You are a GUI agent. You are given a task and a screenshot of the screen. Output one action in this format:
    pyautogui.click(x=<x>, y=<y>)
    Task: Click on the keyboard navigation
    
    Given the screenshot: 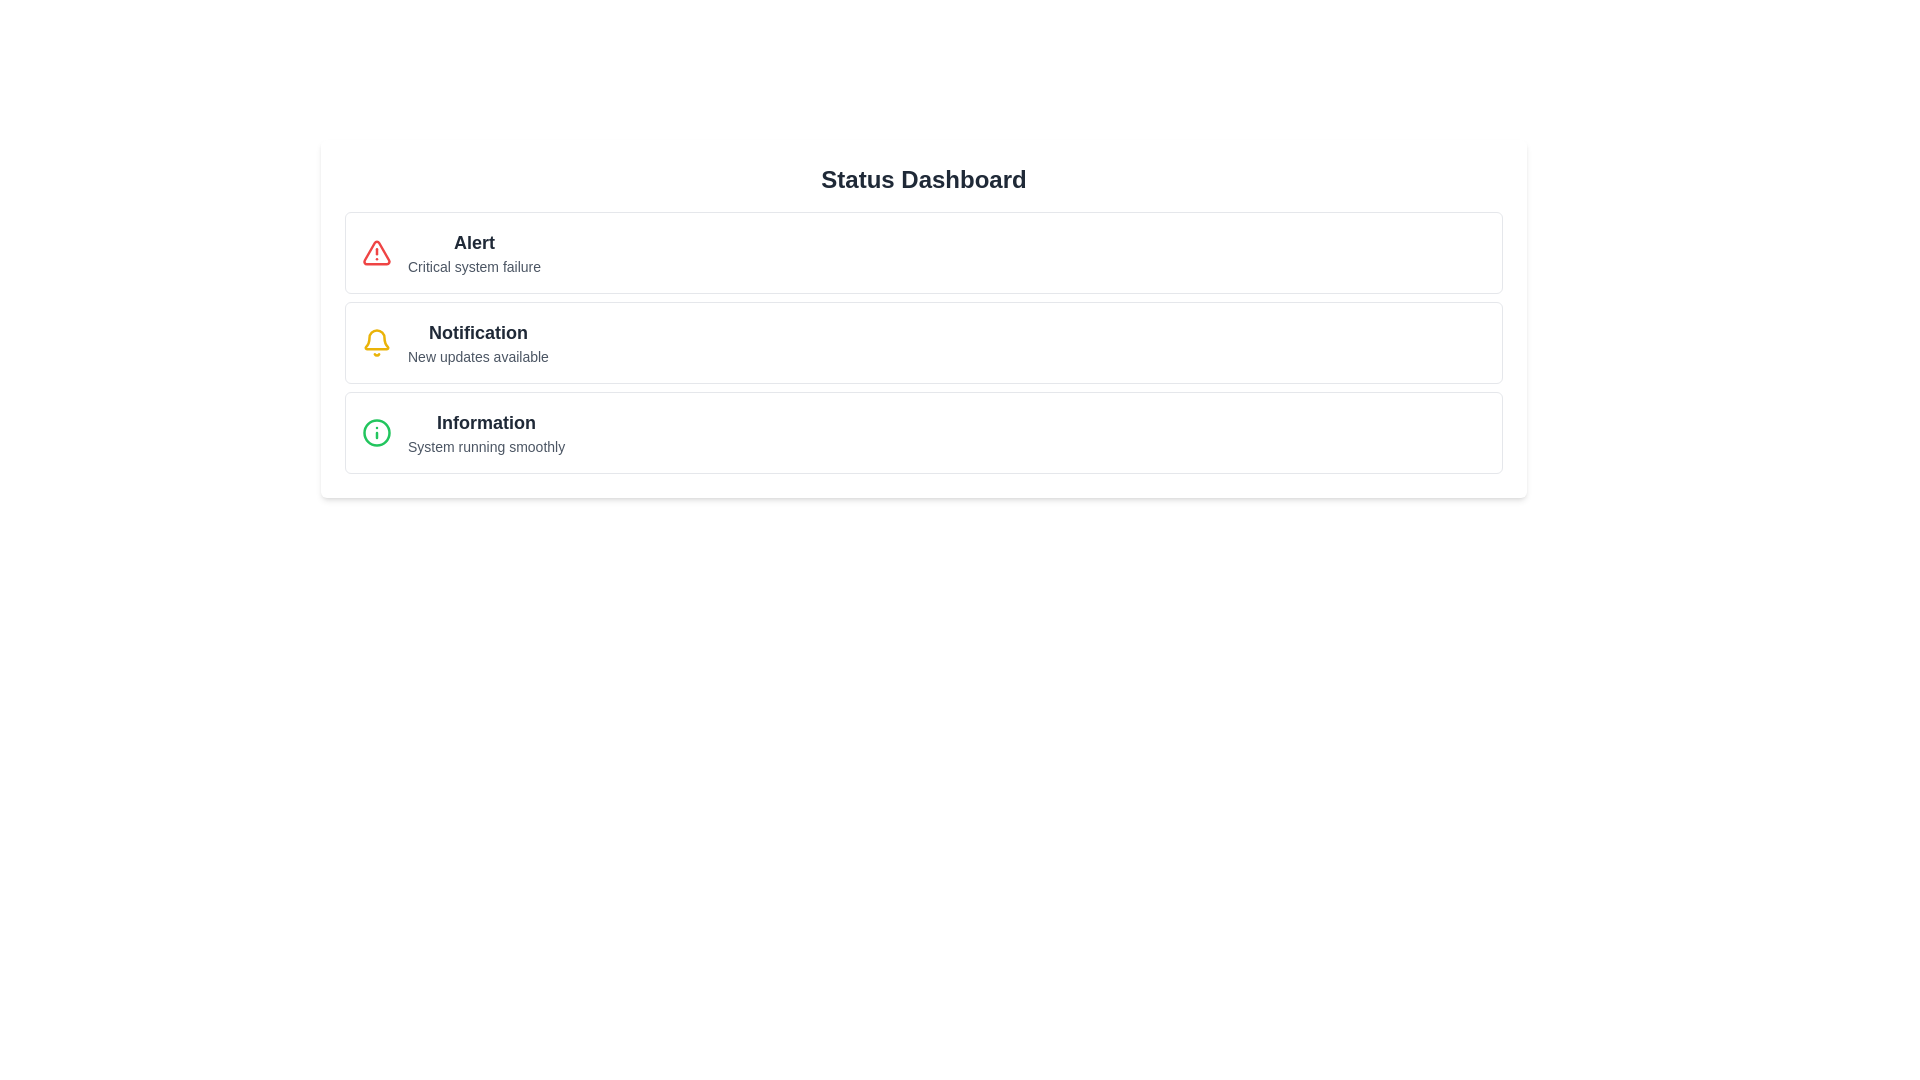 What is the action you would take?
    pyautogui.click(x=486, y=422)
    